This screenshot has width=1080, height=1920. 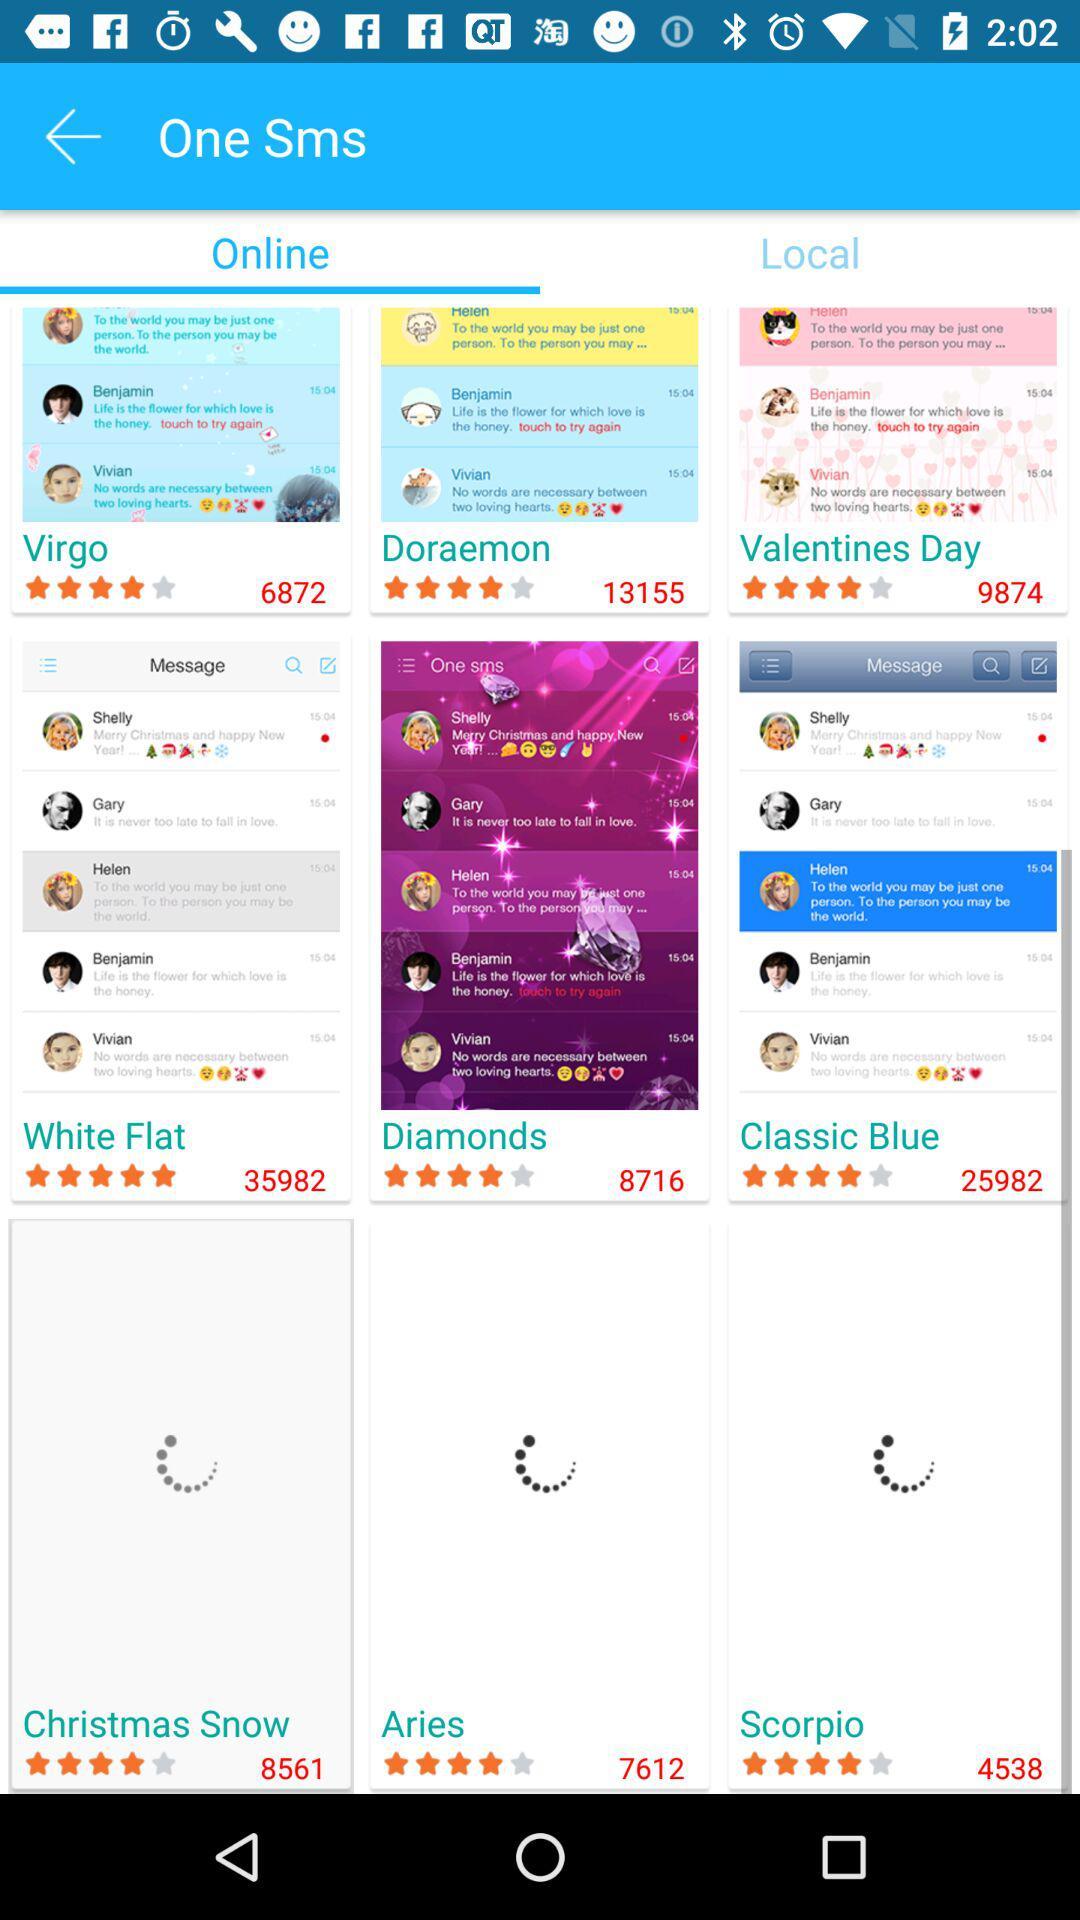 What do you see at coordinates (72, 135) in the screenshot?
I see `icon next to the one sms icon` at bounding box center [72, 135].